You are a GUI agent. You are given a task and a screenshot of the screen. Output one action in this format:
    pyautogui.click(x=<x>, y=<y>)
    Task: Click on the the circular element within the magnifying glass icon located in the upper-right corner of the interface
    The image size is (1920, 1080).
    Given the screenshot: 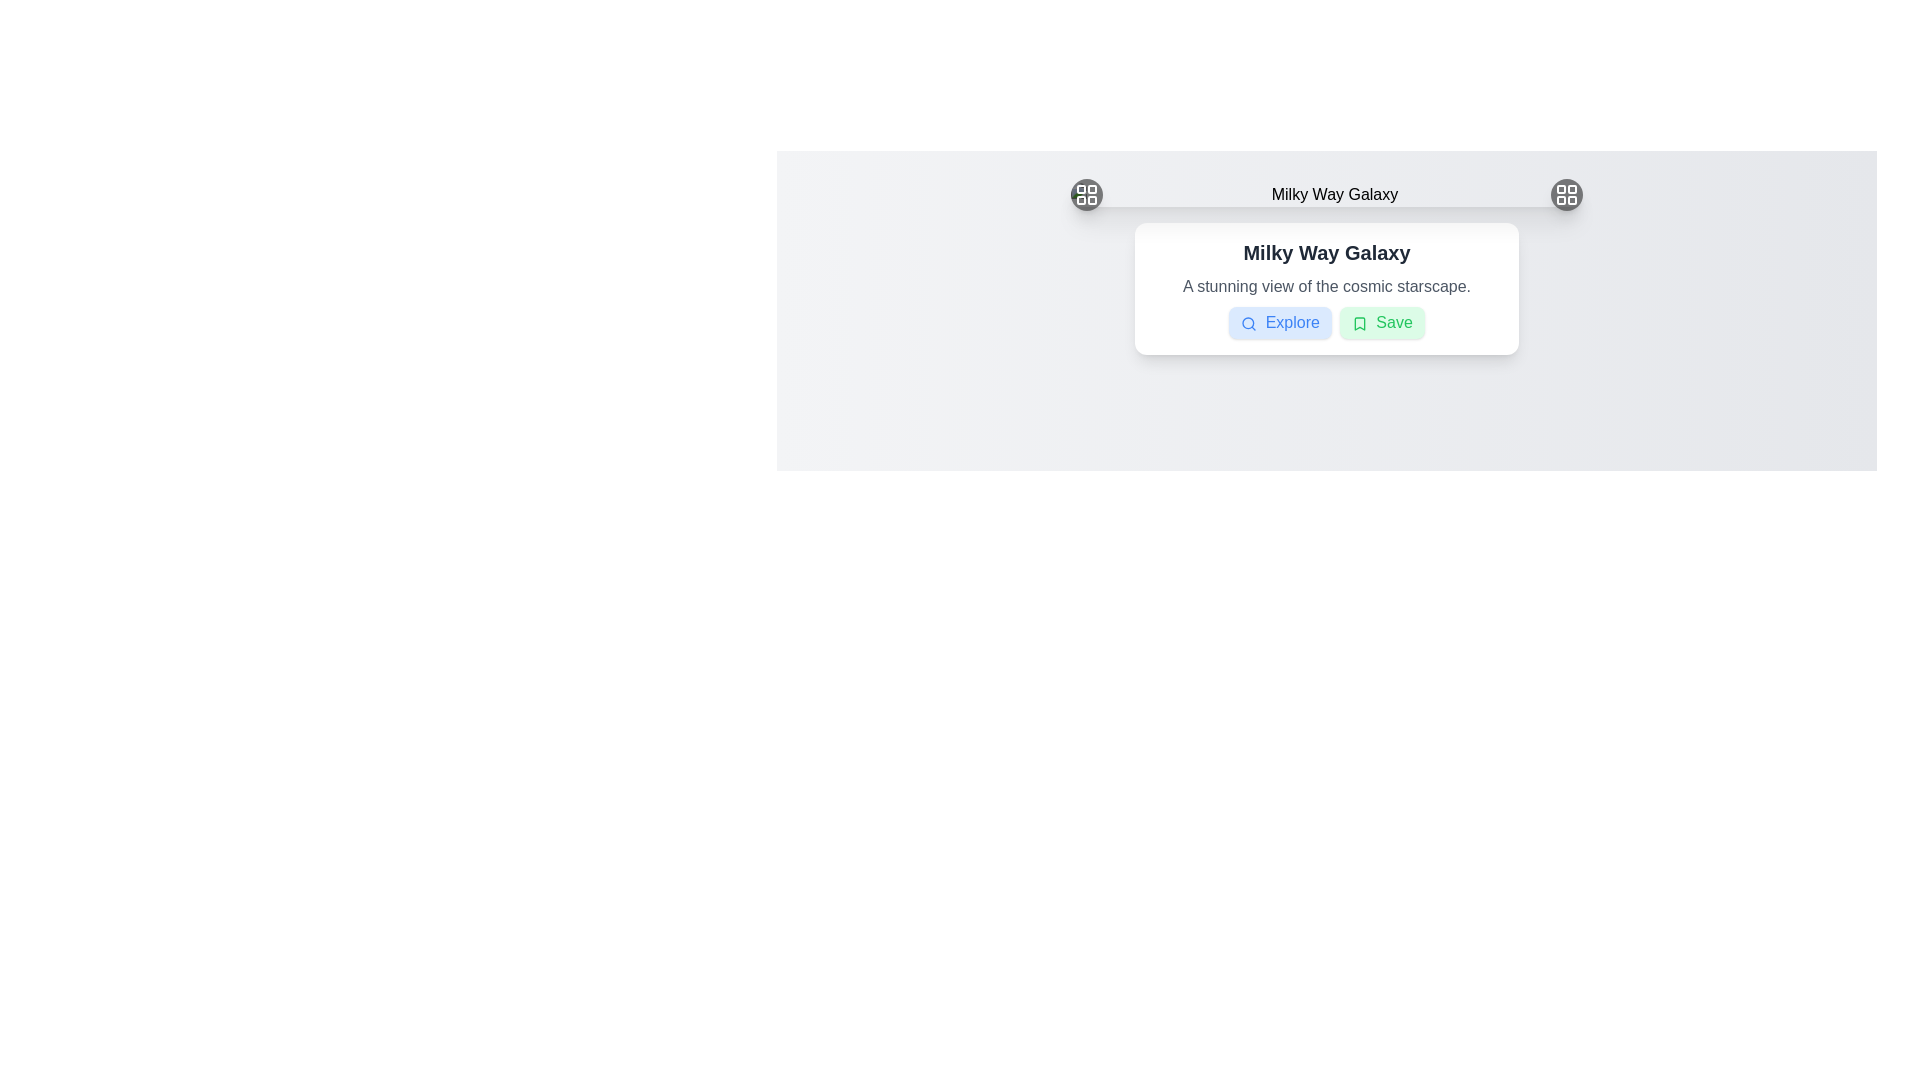 What is the action you would take?
    pyautogui.click(x=1247, y=322)
    